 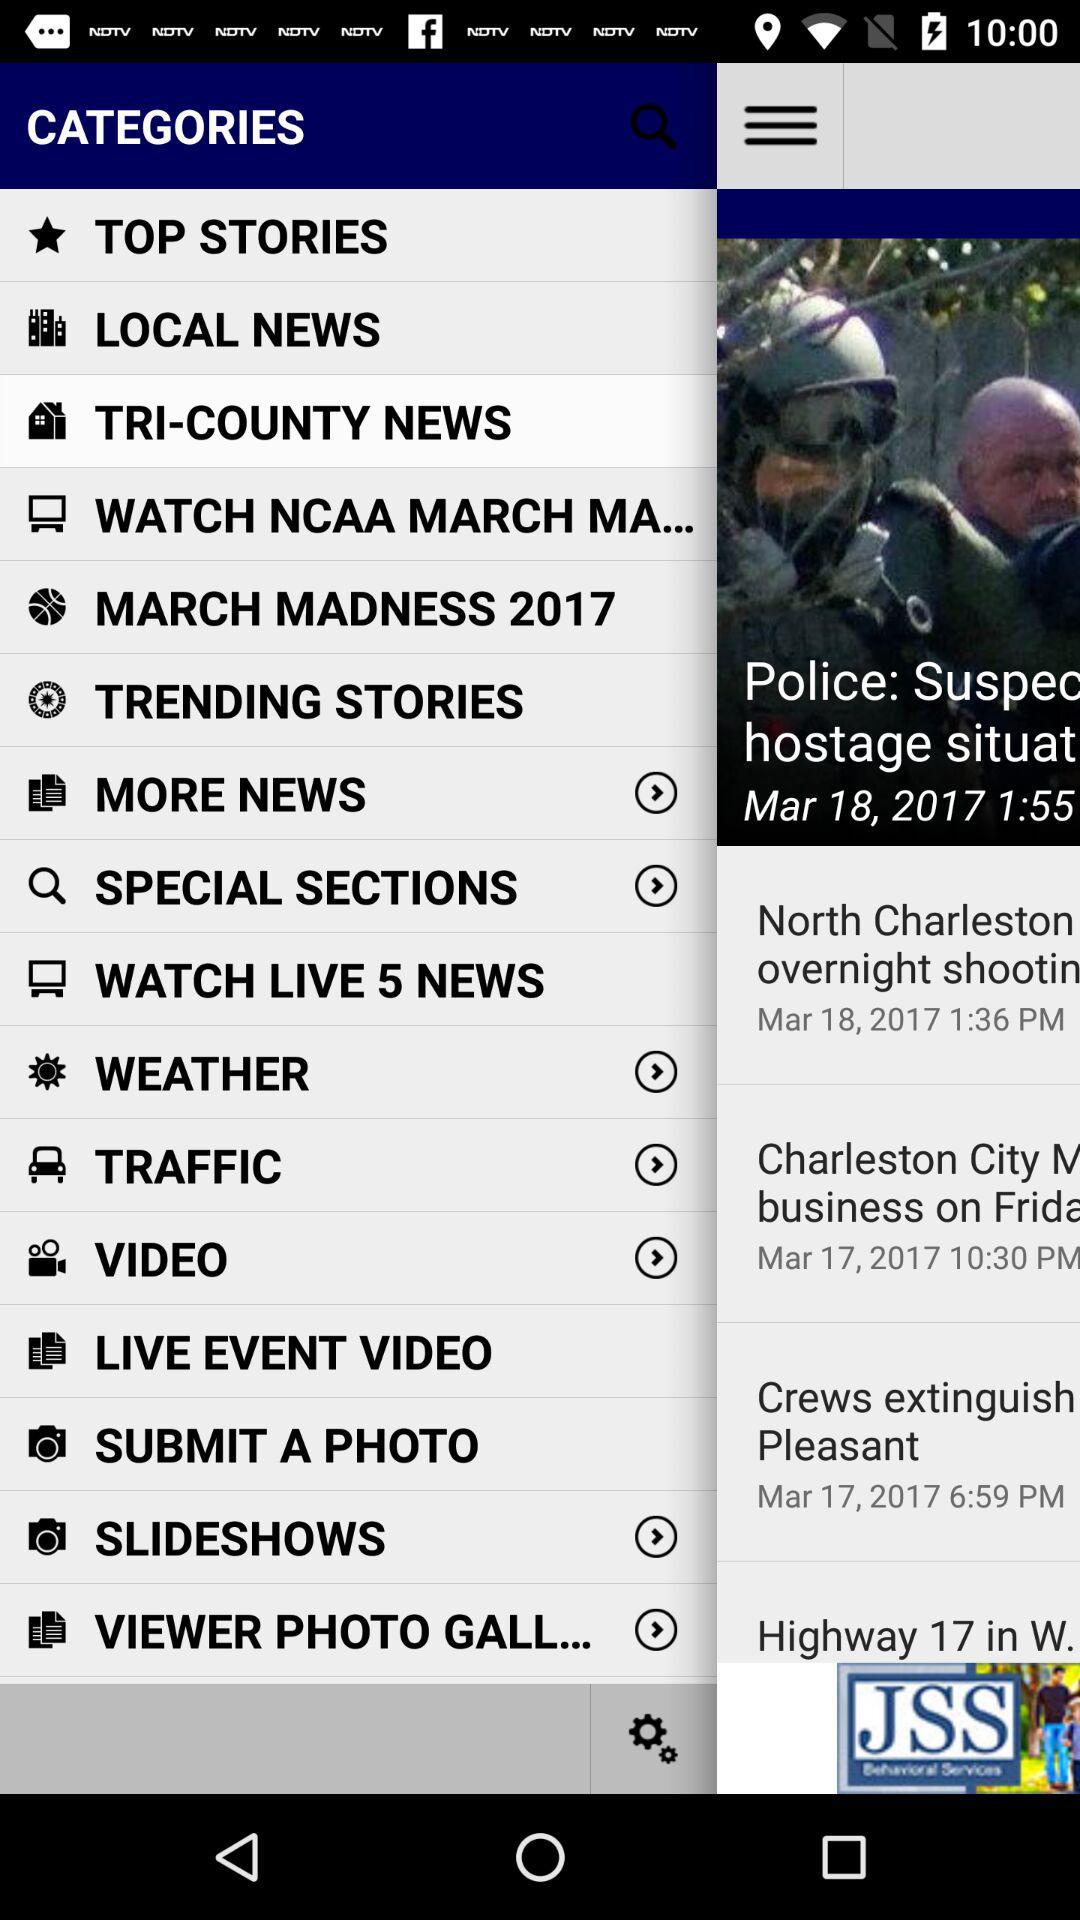 What do you see at coordinates (918, 1634) in the screenshot?
I see `highway 17 in` at bounding box center [918, 1634].